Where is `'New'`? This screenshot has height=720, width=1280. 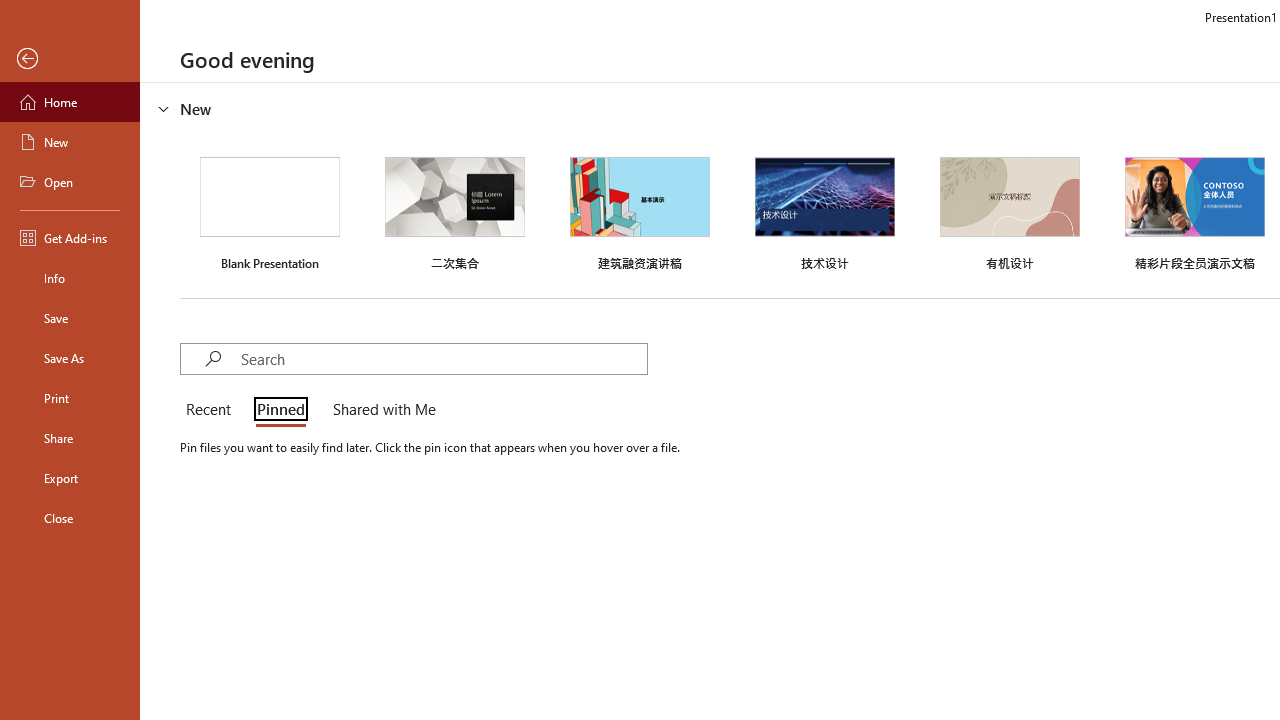
'New' is located at coordinates (69, 140).